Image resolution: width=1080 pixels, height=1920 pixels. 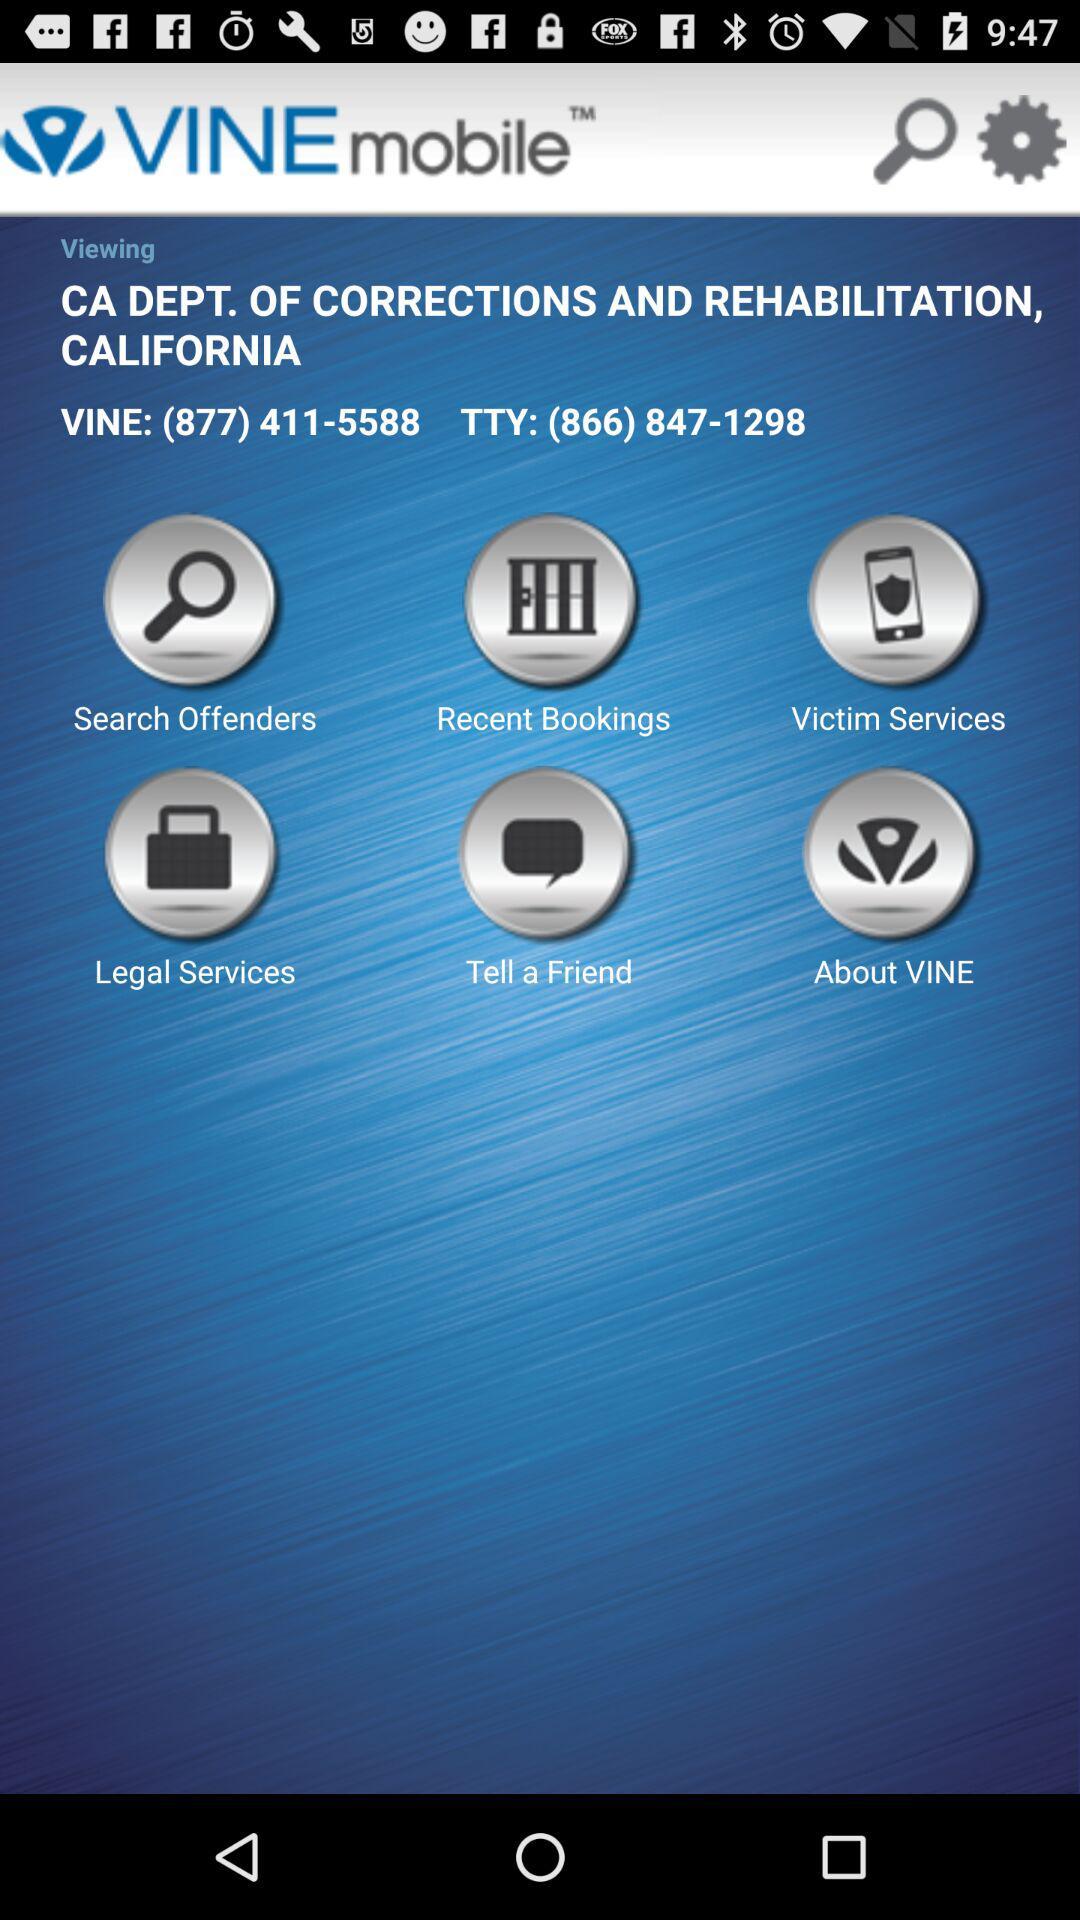 What do you see at coordinates (239, 419) in the screenshot?
I see `the icon to the left of the tty 866 847 icon` at bounding box center [239, 419].